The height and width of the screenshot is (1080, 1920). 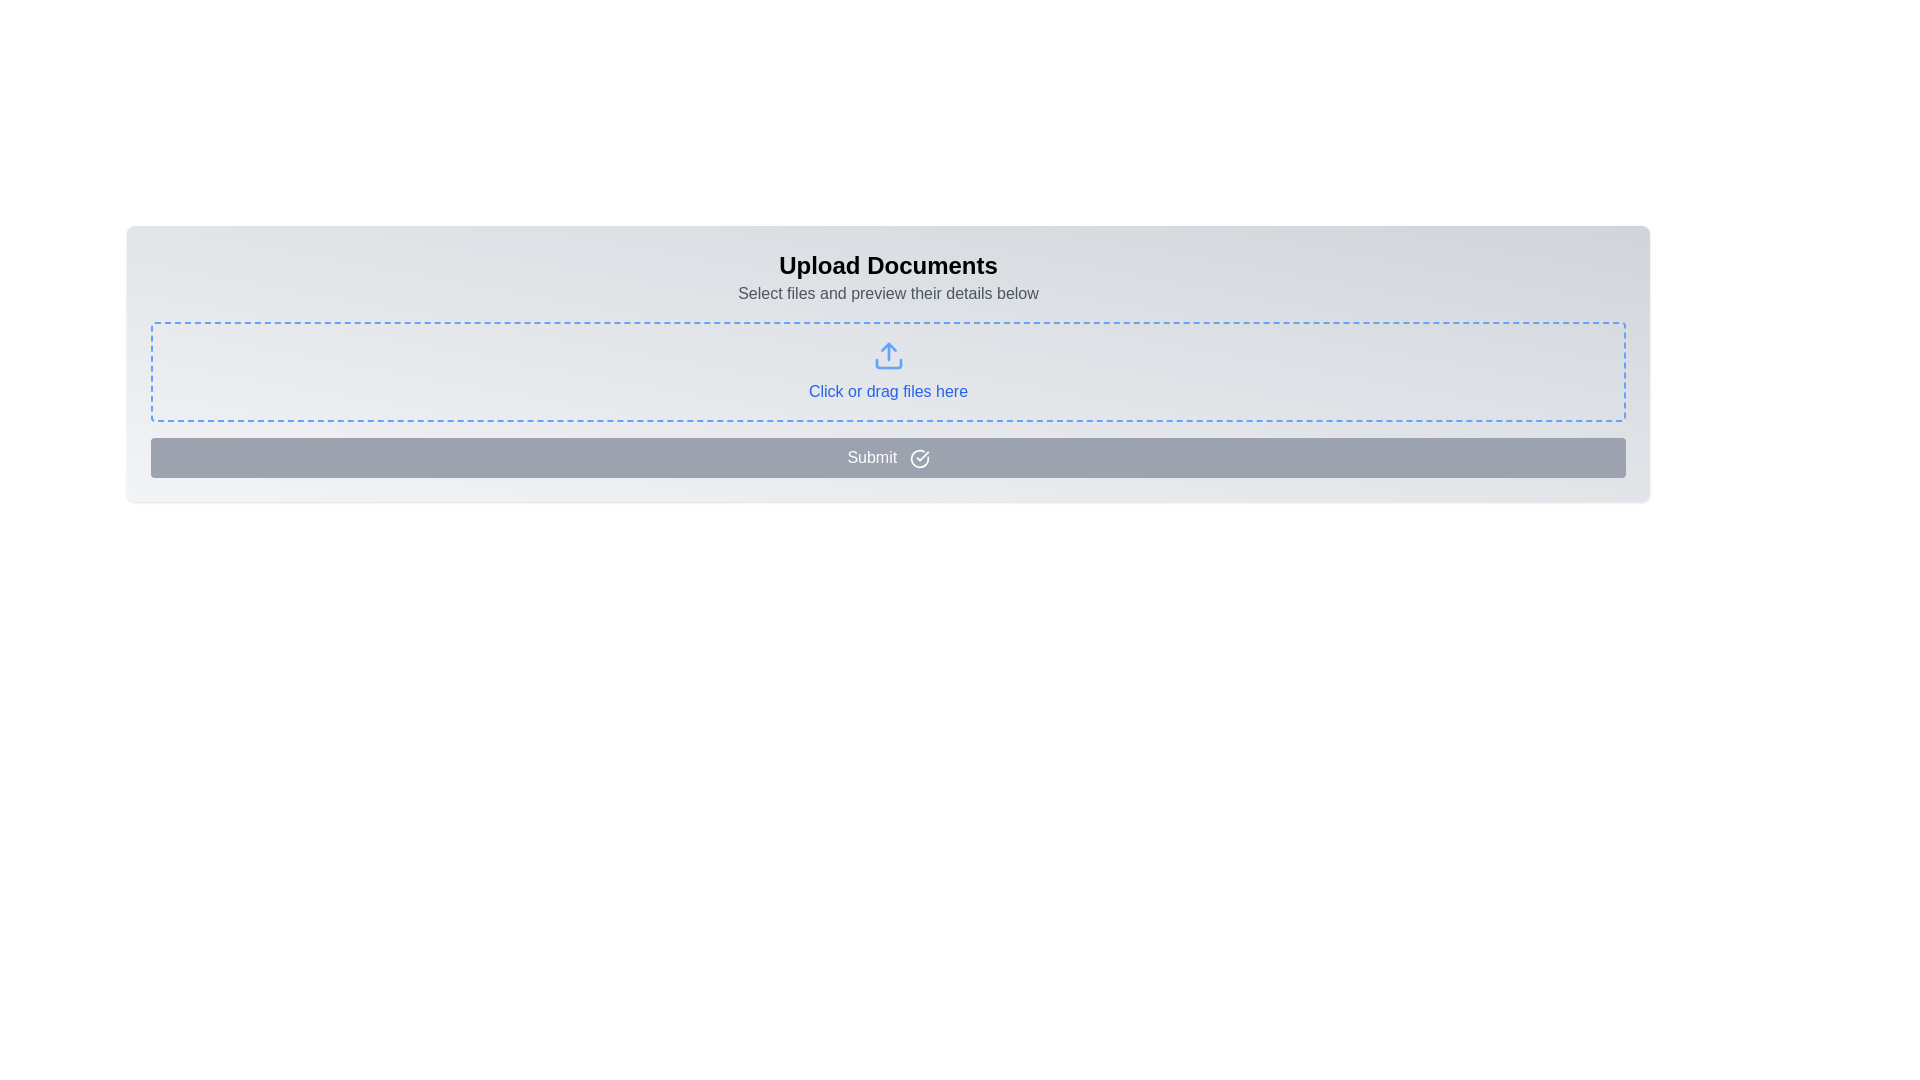 I want to click on the checkmark icon inside the blue 'Submit' button located near the bottom center of the interface, immediately to the right of the 'Submit' text, so click(x=918, y=458).